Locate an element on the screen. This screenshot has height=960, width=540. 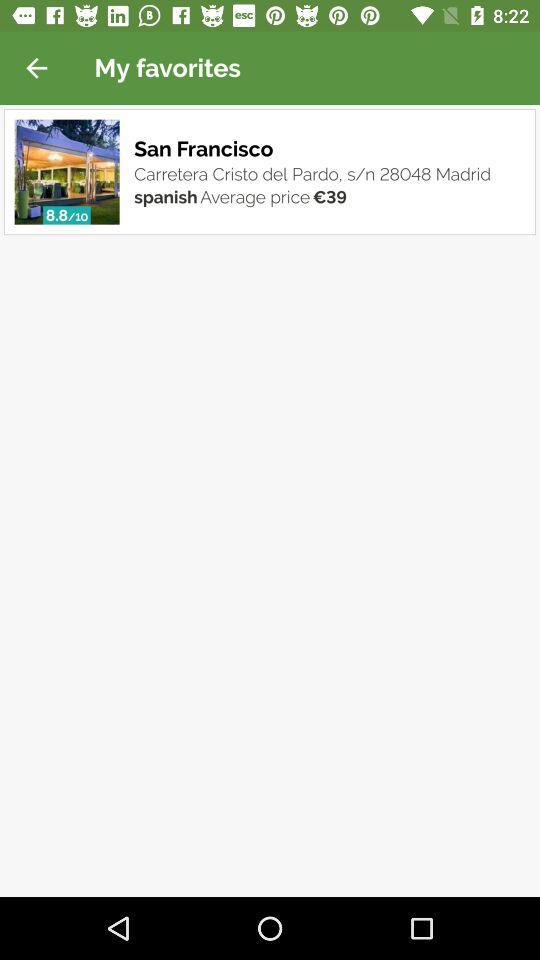
the item next to spanish is located at coordinates (76, 217).